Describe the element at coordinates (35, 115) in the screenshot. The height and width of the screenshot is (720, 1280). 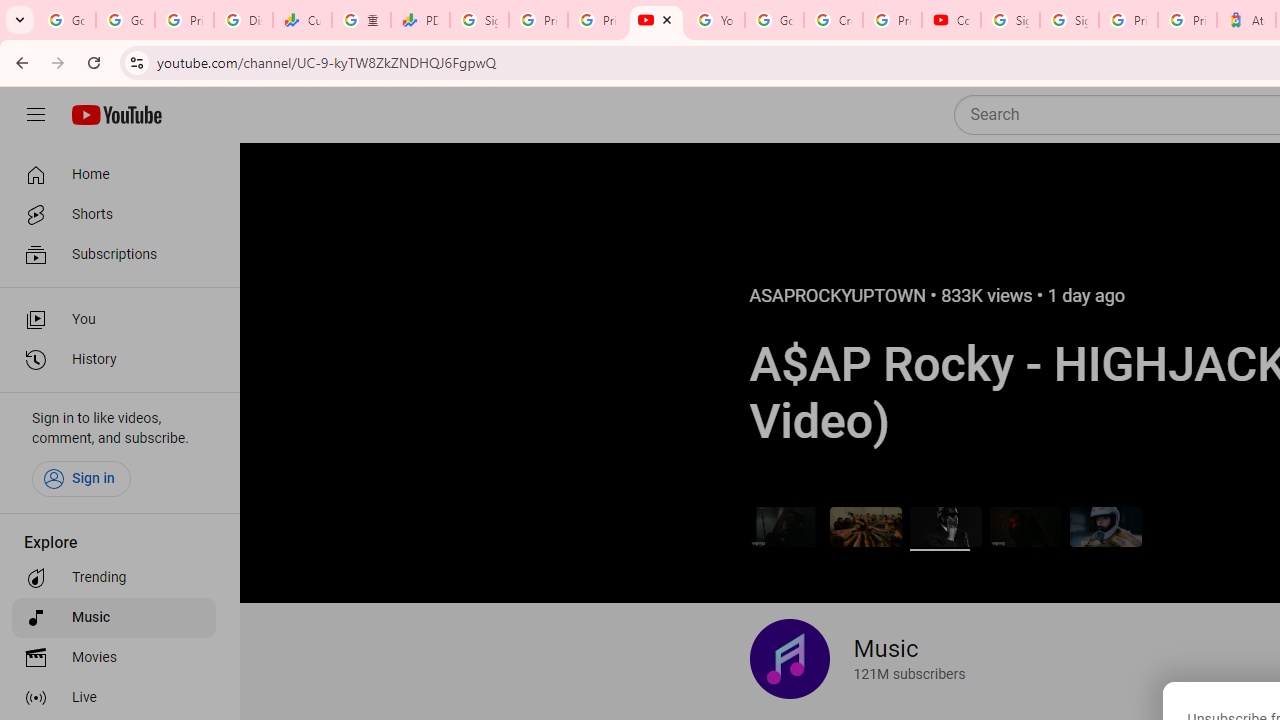
I see `'Guide'` at that location.